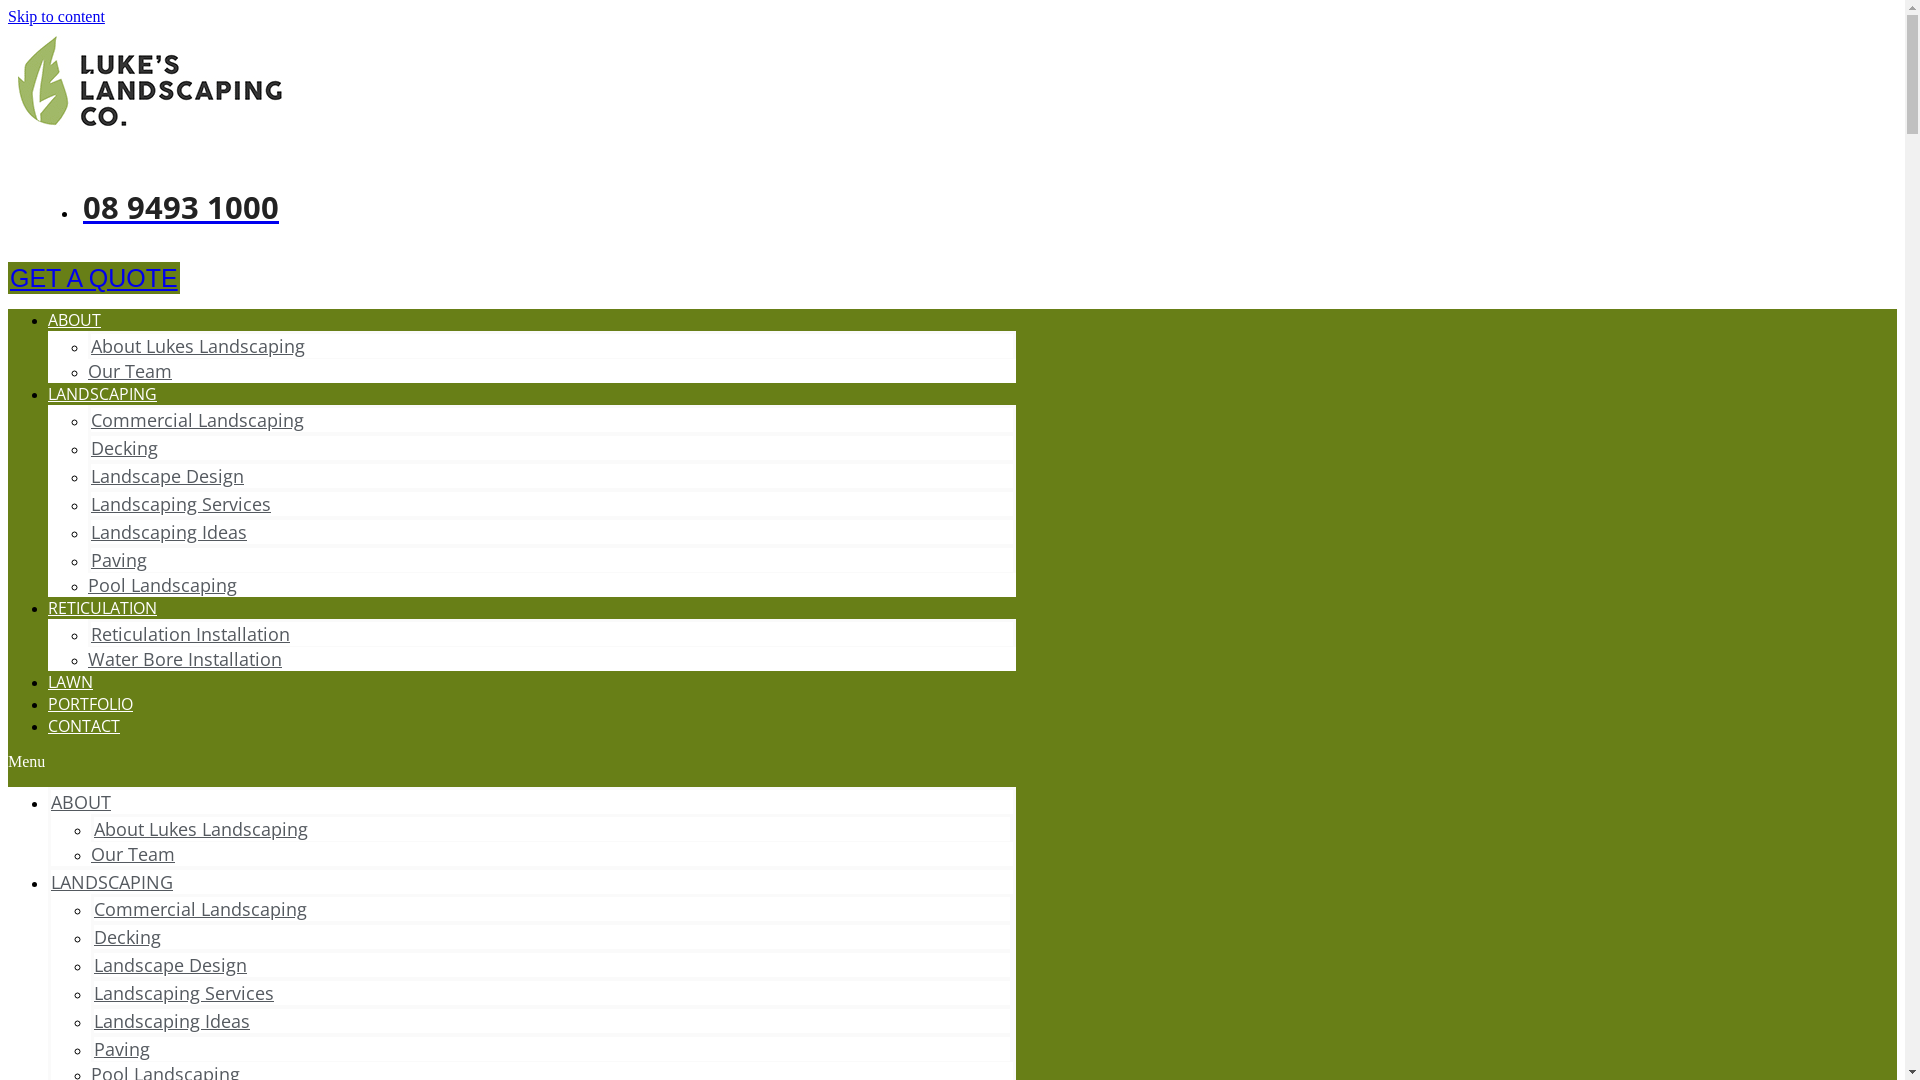 This screenshot has width=1920, height=1080. Describe the element at coordinates (89, 703) in the screenshot. I see `'PORTFOLIO'` at that location.